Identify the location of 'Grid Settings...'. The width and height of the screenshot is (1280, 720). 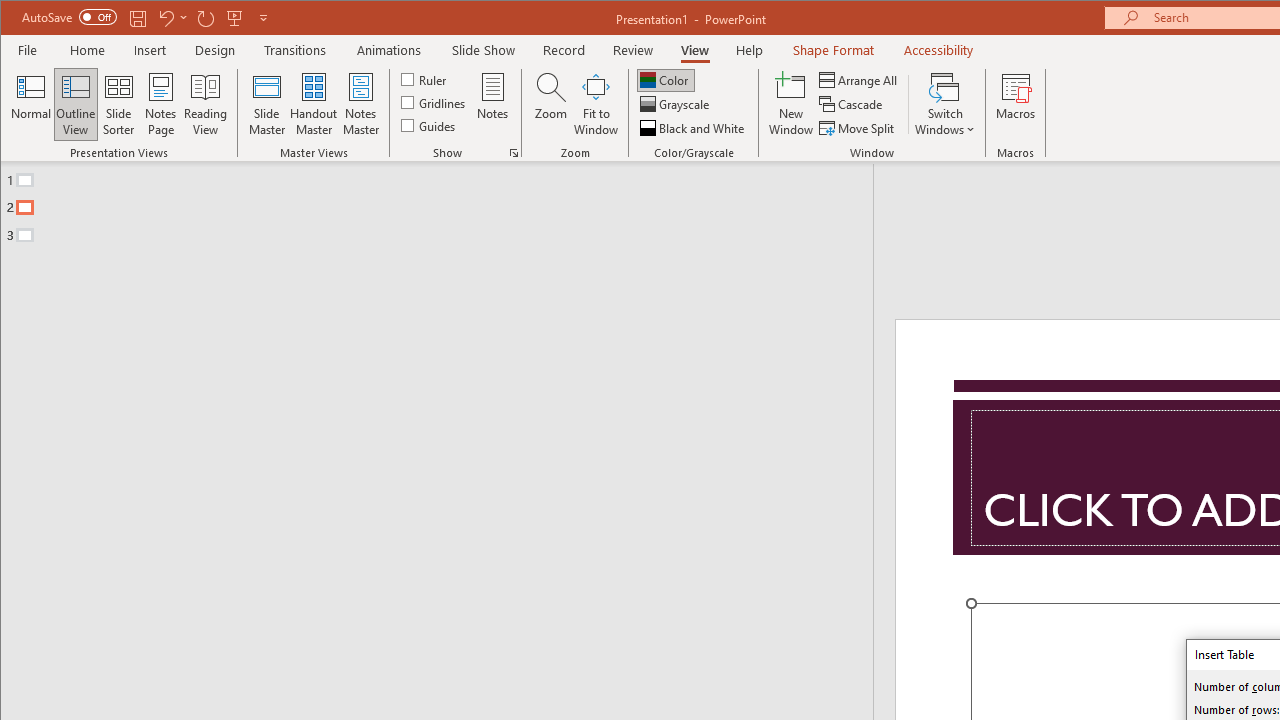
(513, 152).